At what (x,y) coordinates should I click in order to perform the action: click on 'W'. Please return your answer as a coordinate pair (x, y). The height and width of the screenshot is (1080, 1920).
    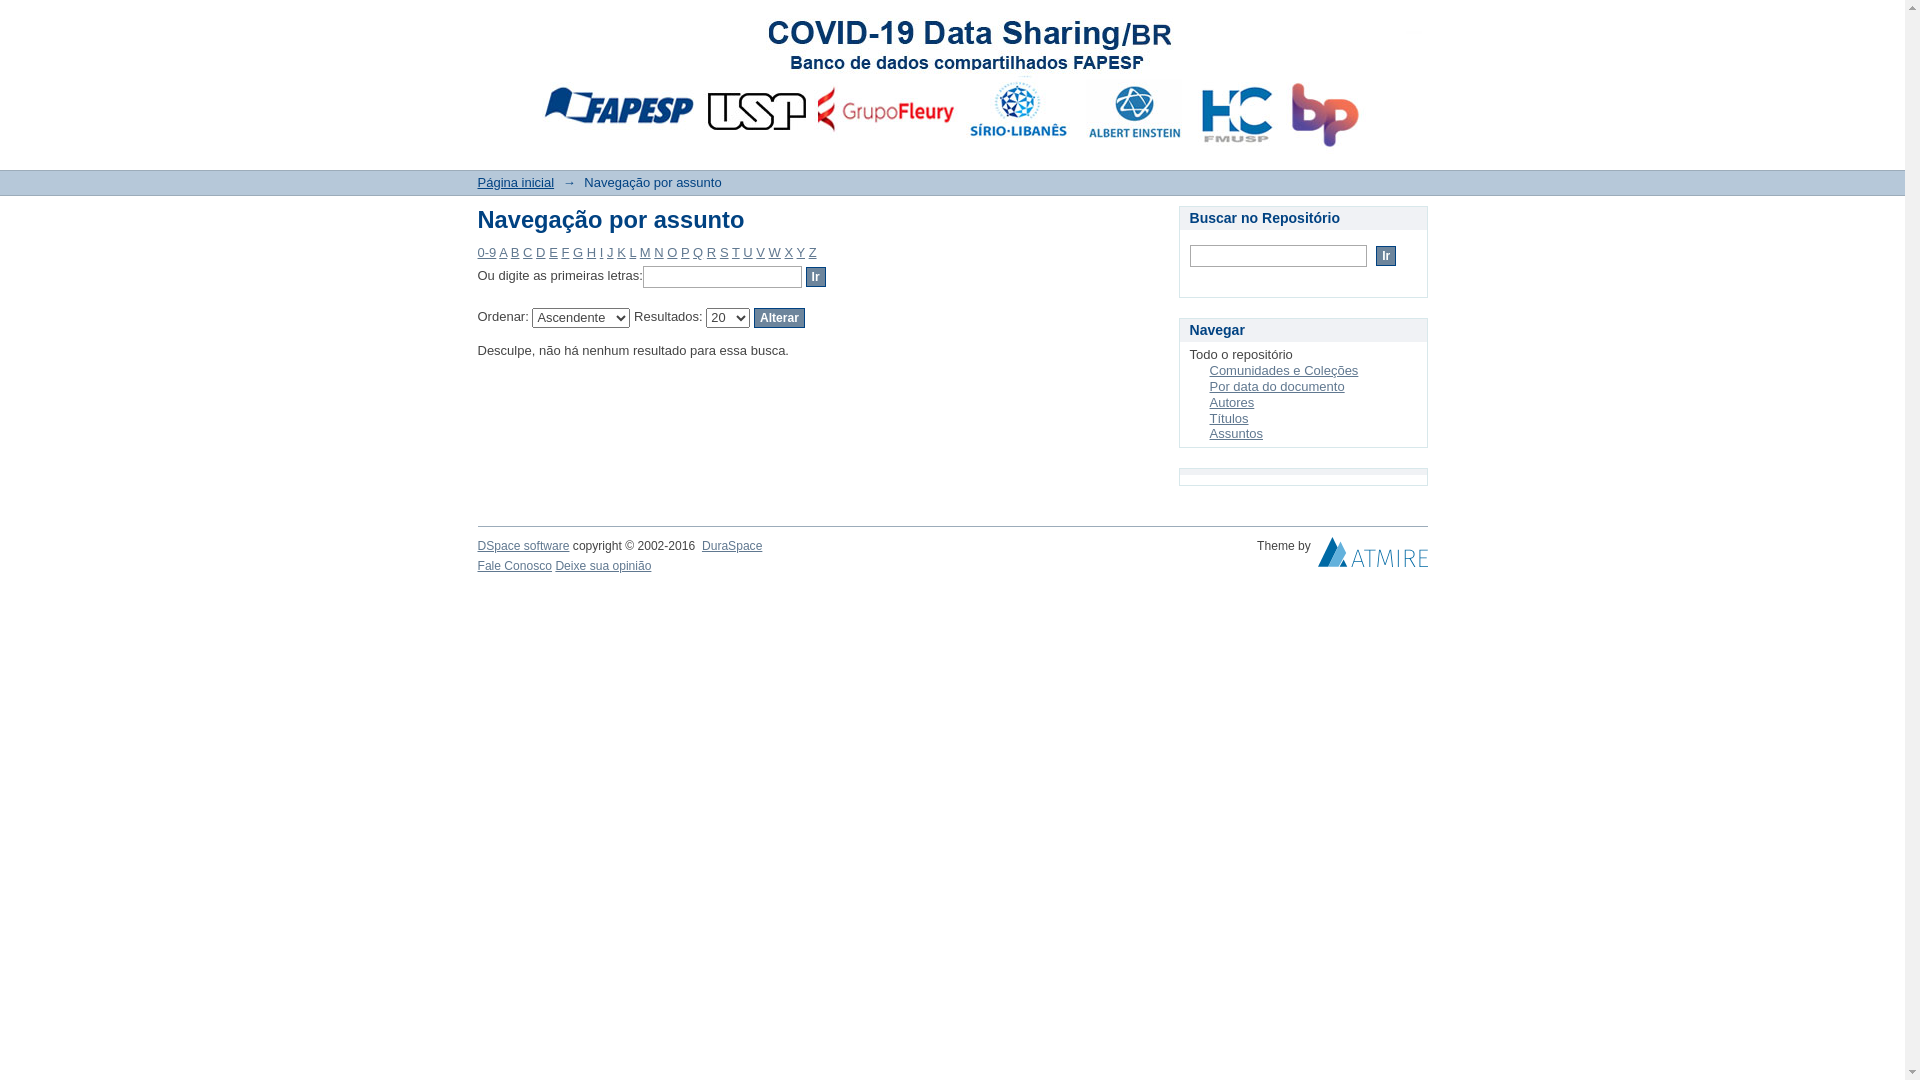
    Looking at the image, I should click on (773, 251).